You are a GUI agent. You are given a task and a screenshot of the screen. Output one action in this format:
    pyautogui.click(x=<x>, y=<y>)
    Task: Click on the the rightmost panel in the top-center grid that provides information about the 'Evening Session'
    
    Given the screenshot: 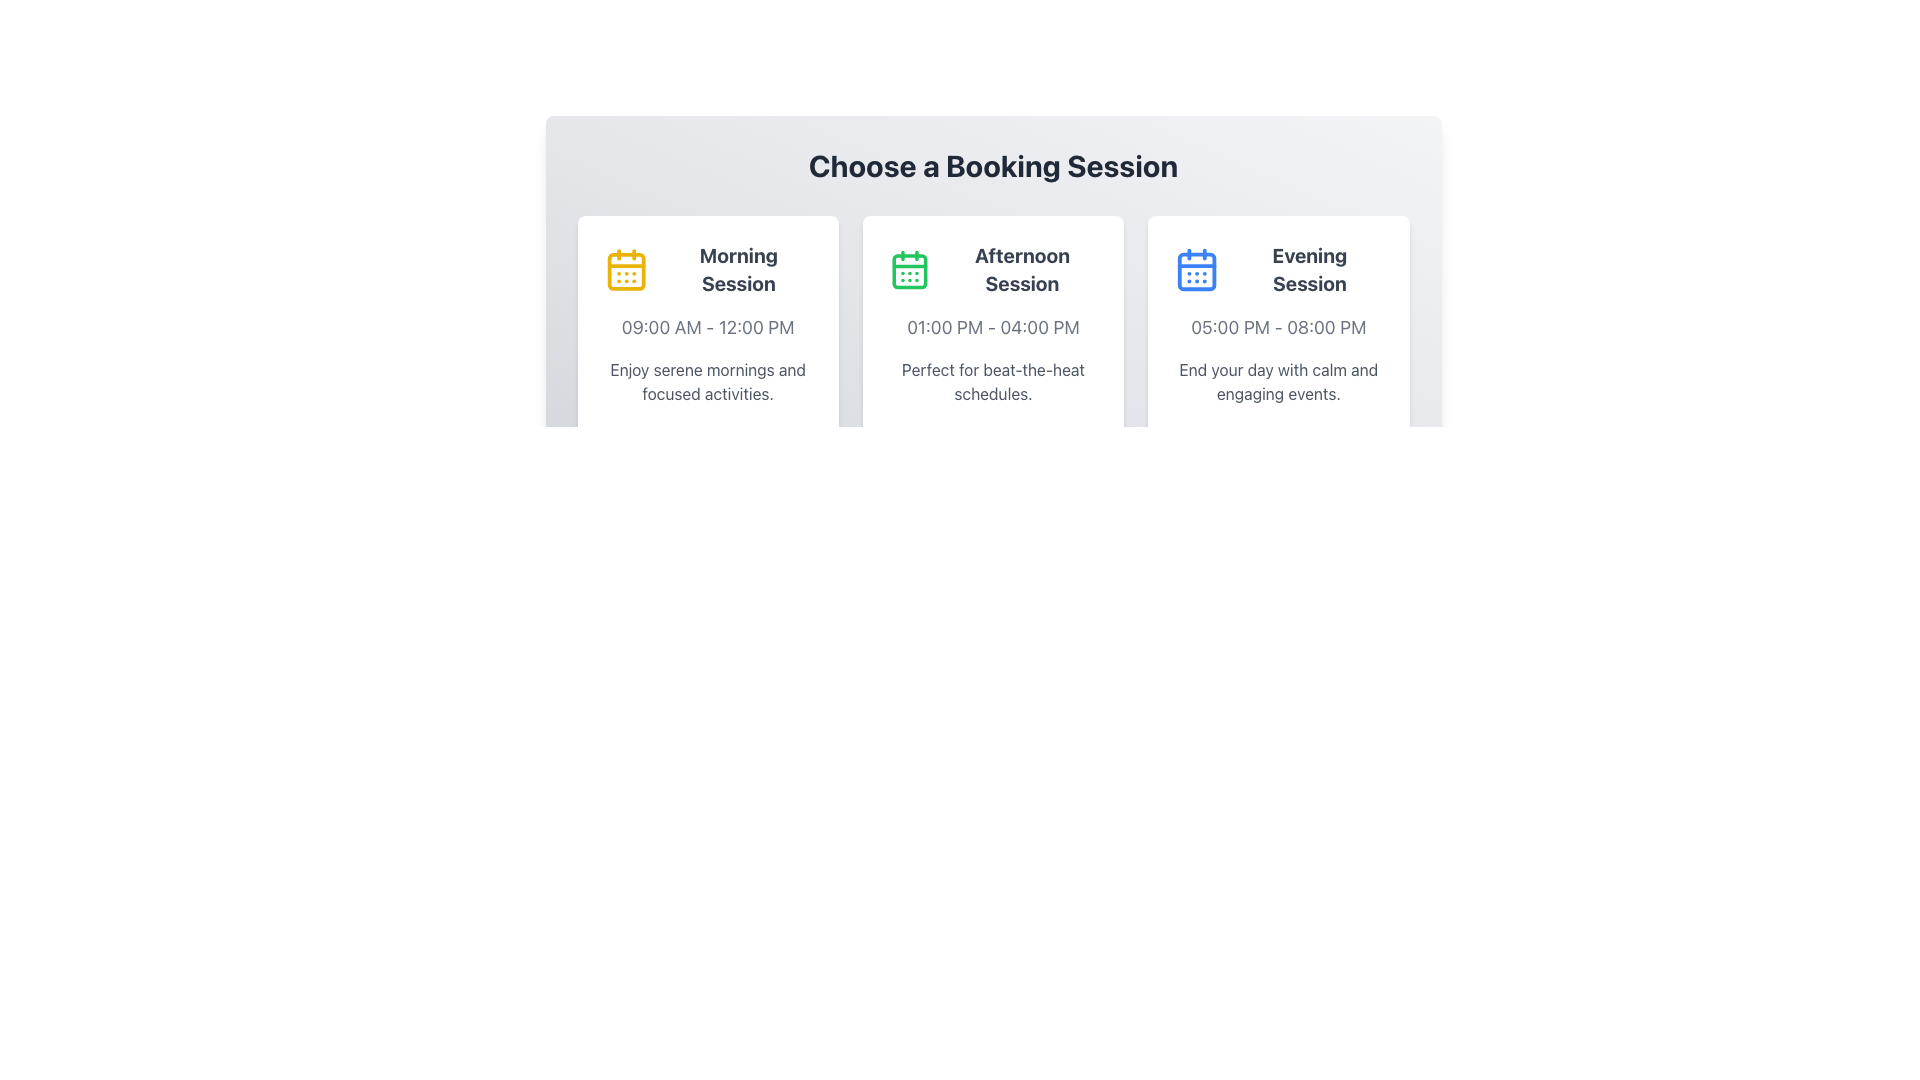 What is the action you would take?
    pyautogui.click(x=1277, y=346)
    